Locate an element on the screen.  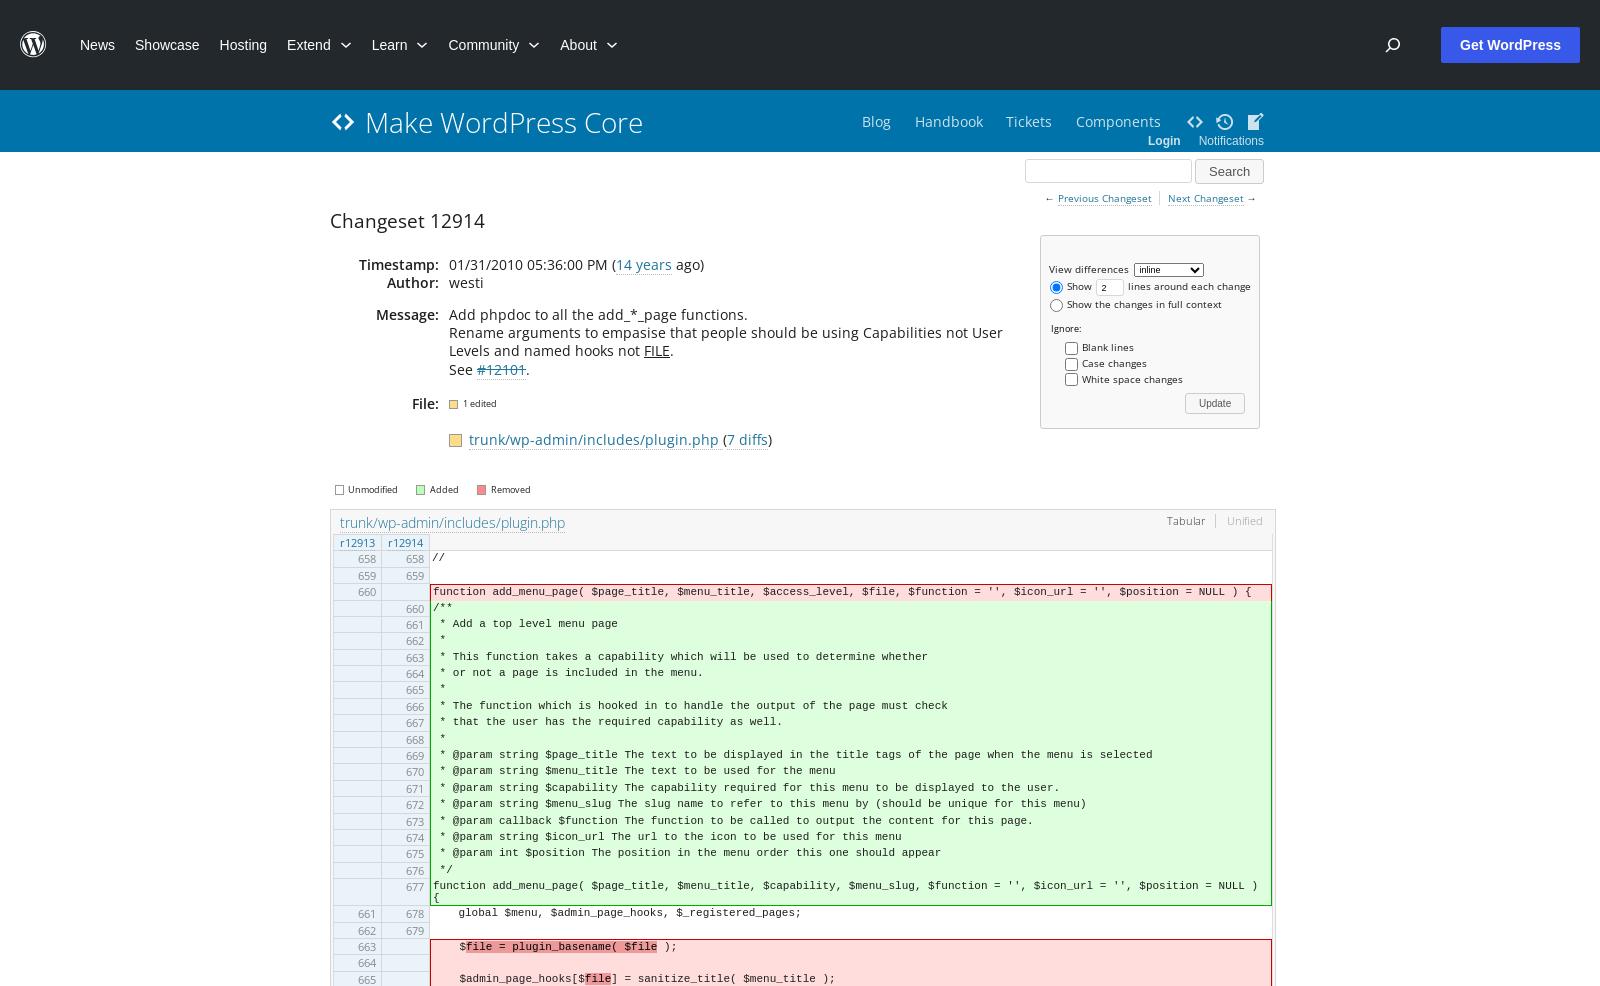
'Case changes' is located at coordinates (1082, 360).